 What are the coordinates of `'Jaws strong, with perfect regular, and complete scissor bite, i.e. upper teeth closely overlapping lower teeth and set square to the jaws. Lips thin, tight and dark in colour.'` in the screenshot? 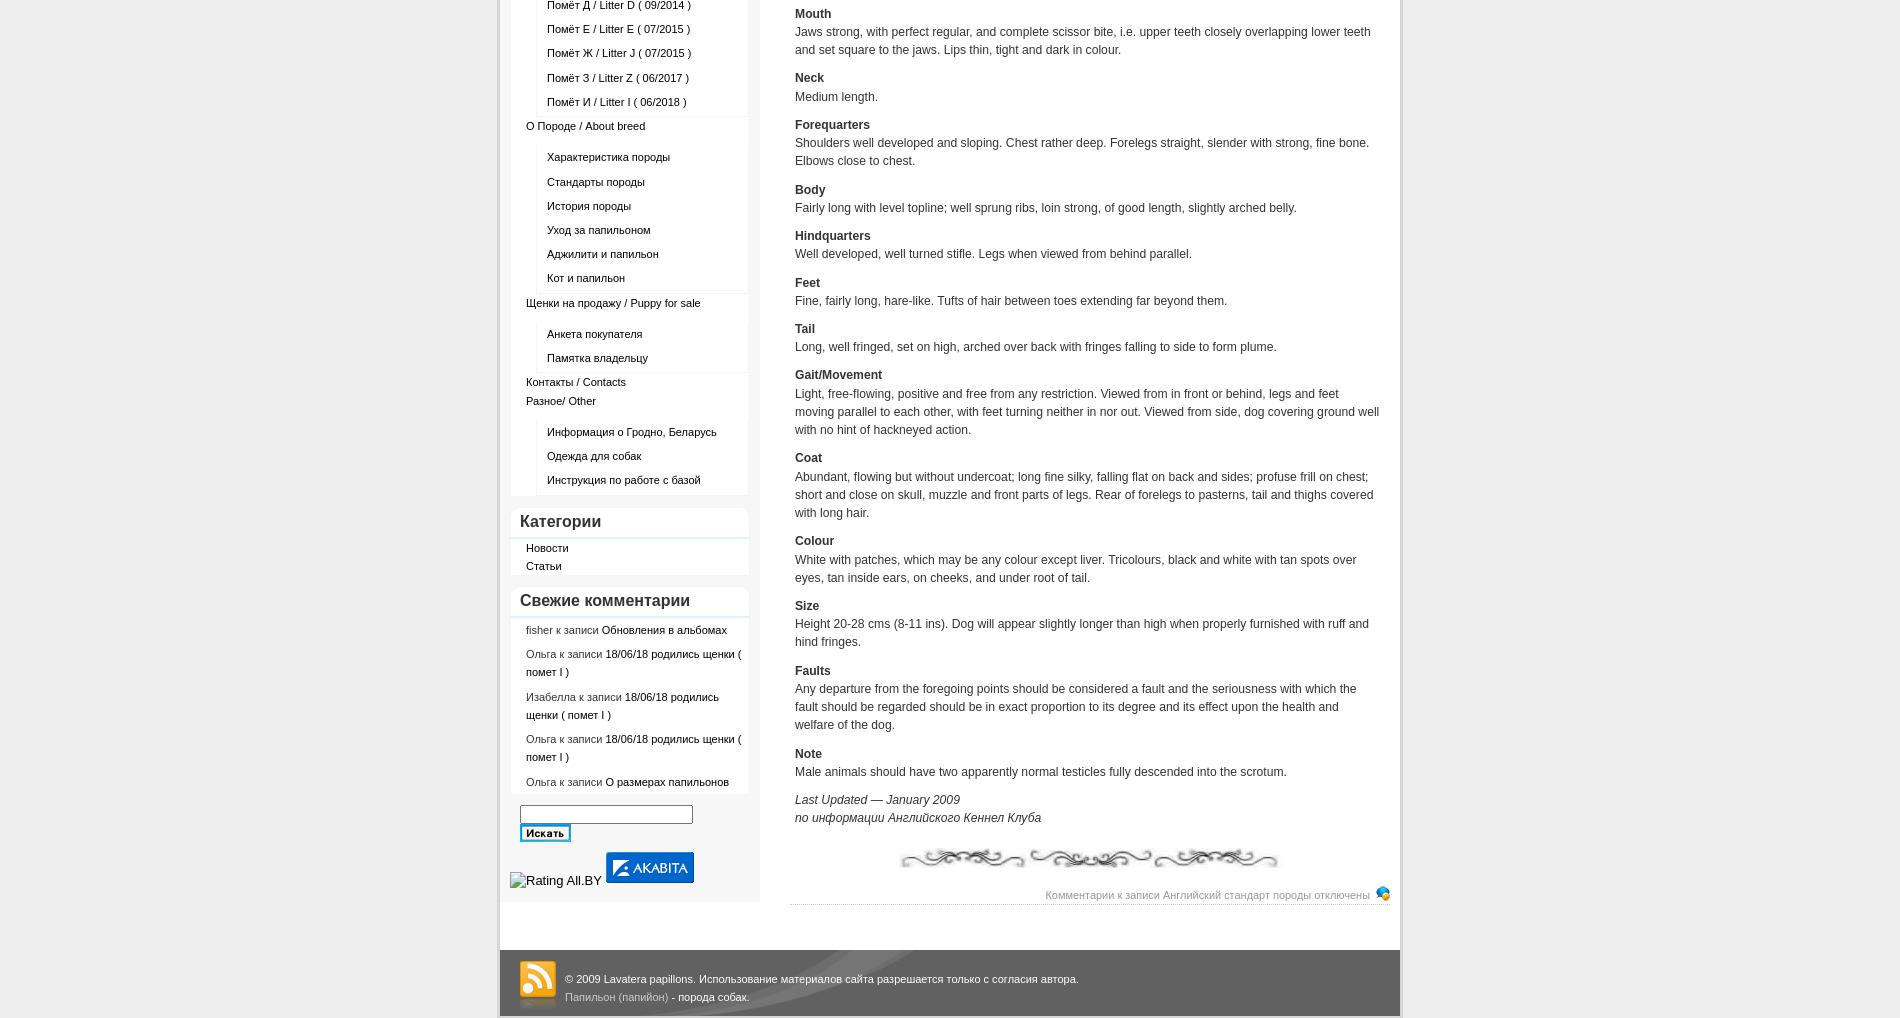 It's located at (1082, 39).